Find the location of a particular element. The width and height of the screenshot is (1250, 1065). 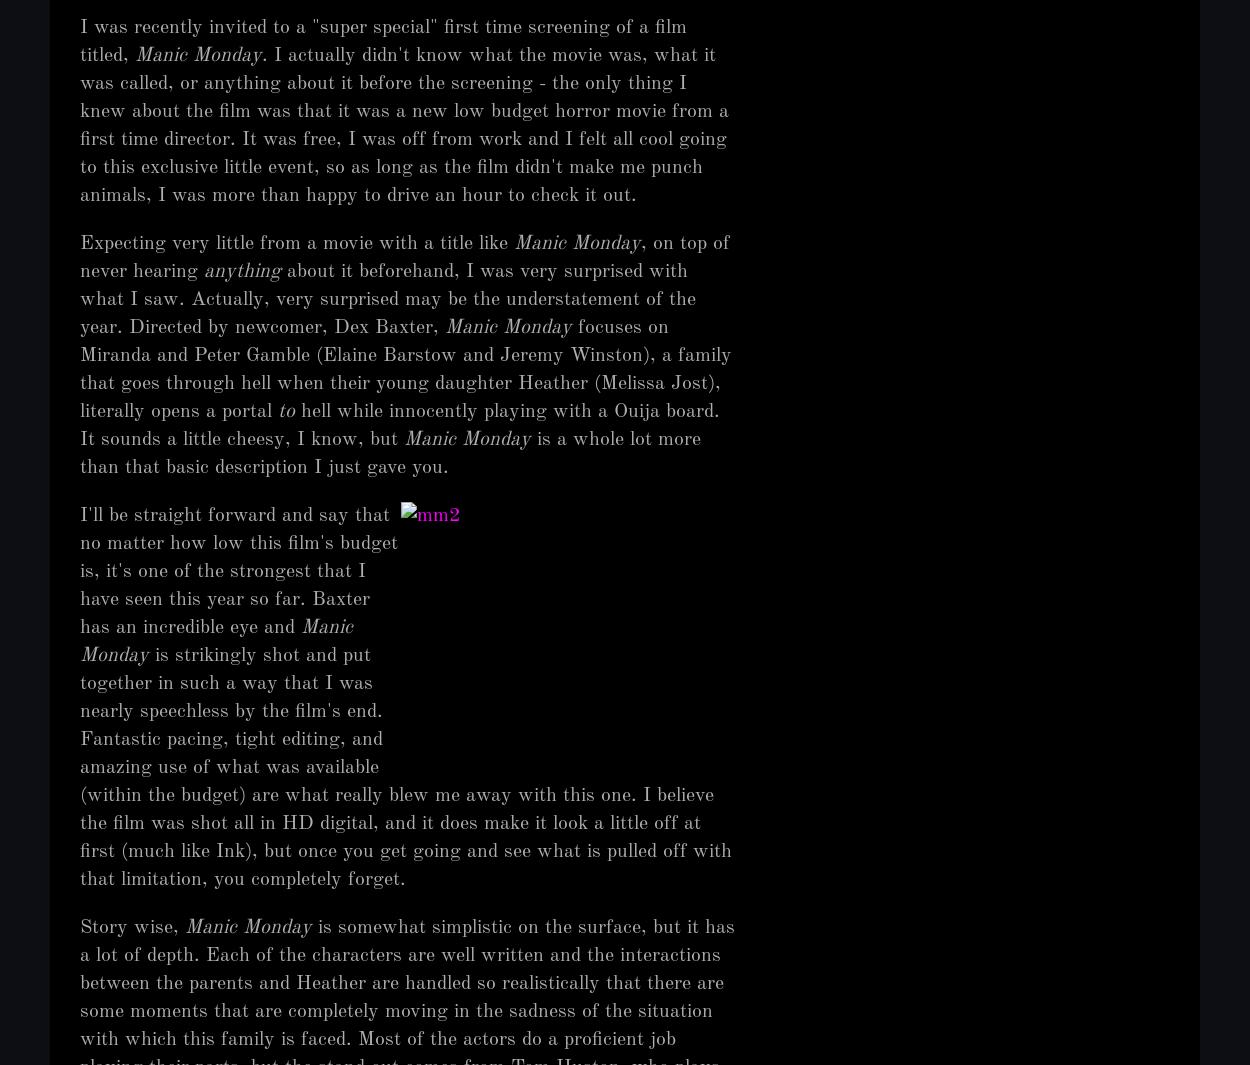

'about it beforehand, I was very surprised with what I saw. Actually, very surprised may be the understatement of the year. Directed by newcomer, Dex Baxter,' is located at coordinates (388, 299).